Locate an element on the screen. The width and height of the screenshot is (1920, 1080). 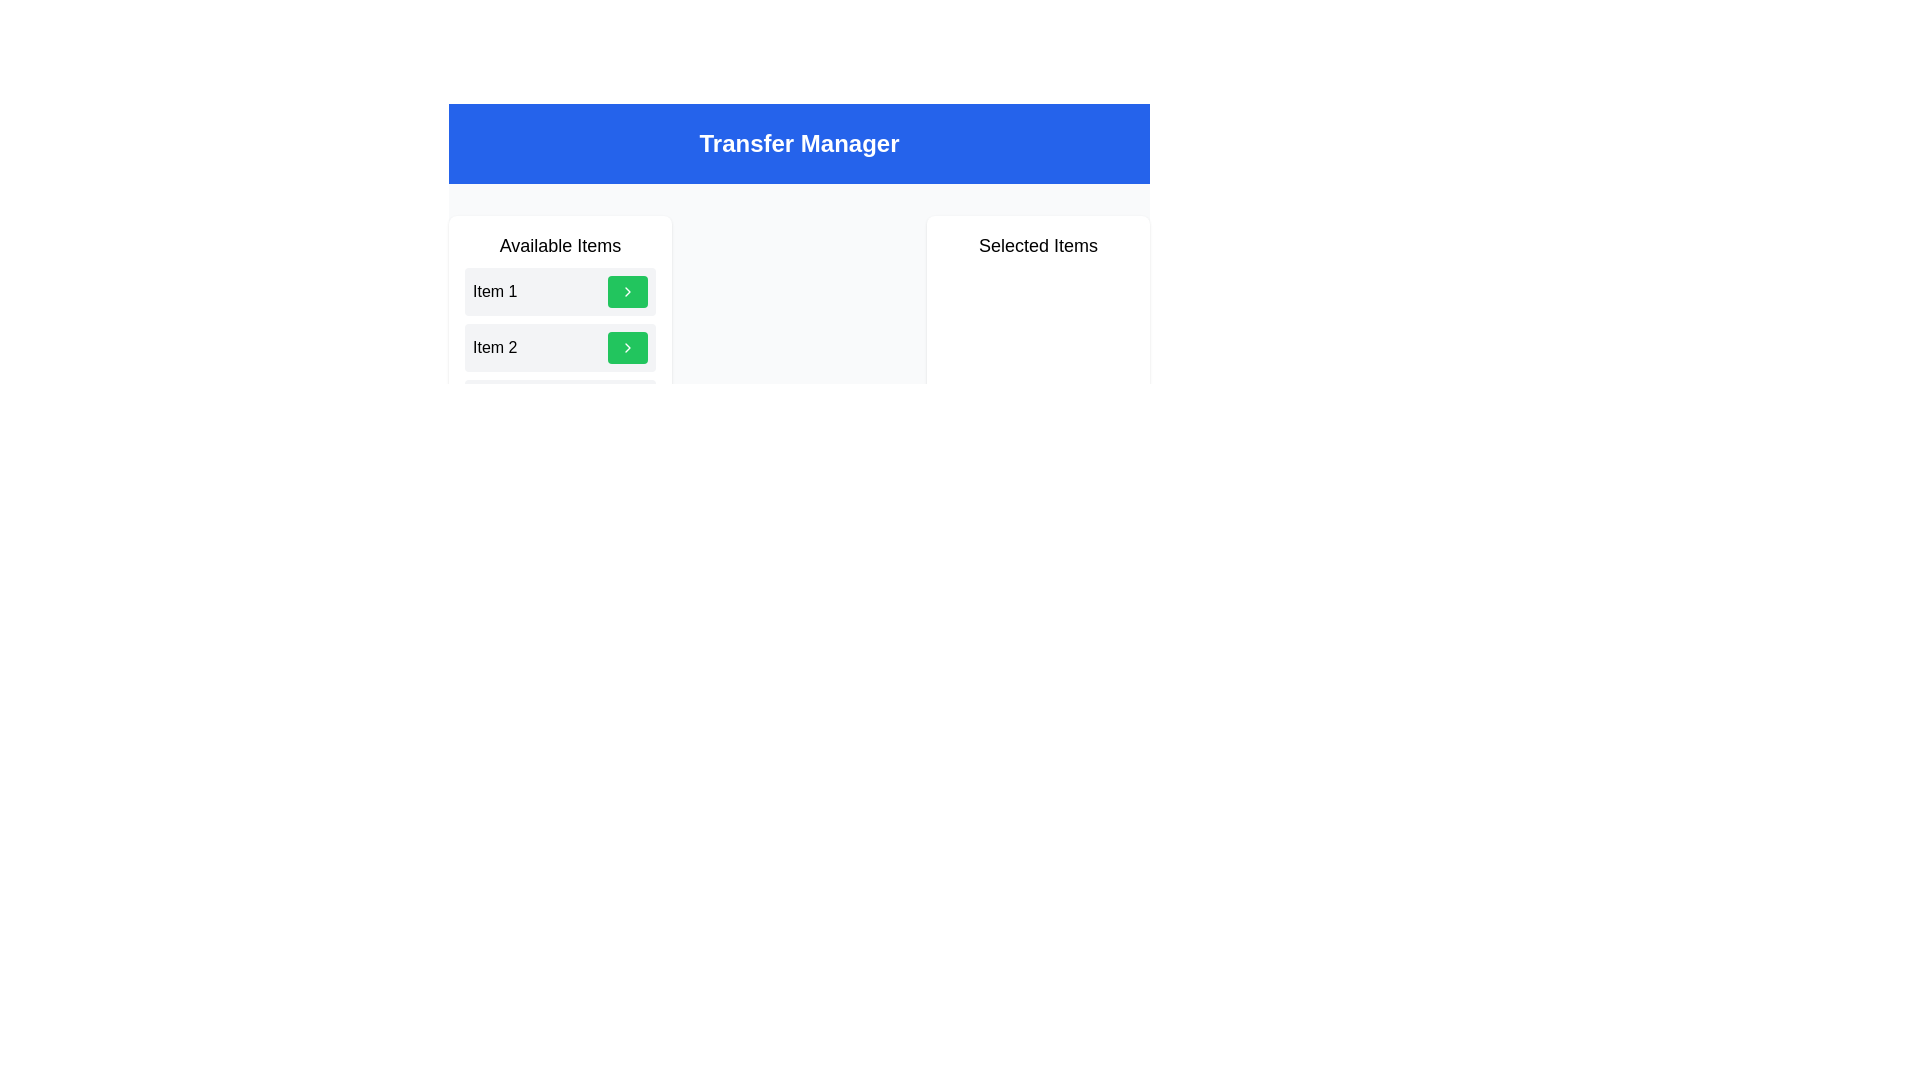
the rightward-pointing chevron icon within the green circular button located to the right of 'Item 2' in the 'Available Items' column is located at coordinates (627, 346).